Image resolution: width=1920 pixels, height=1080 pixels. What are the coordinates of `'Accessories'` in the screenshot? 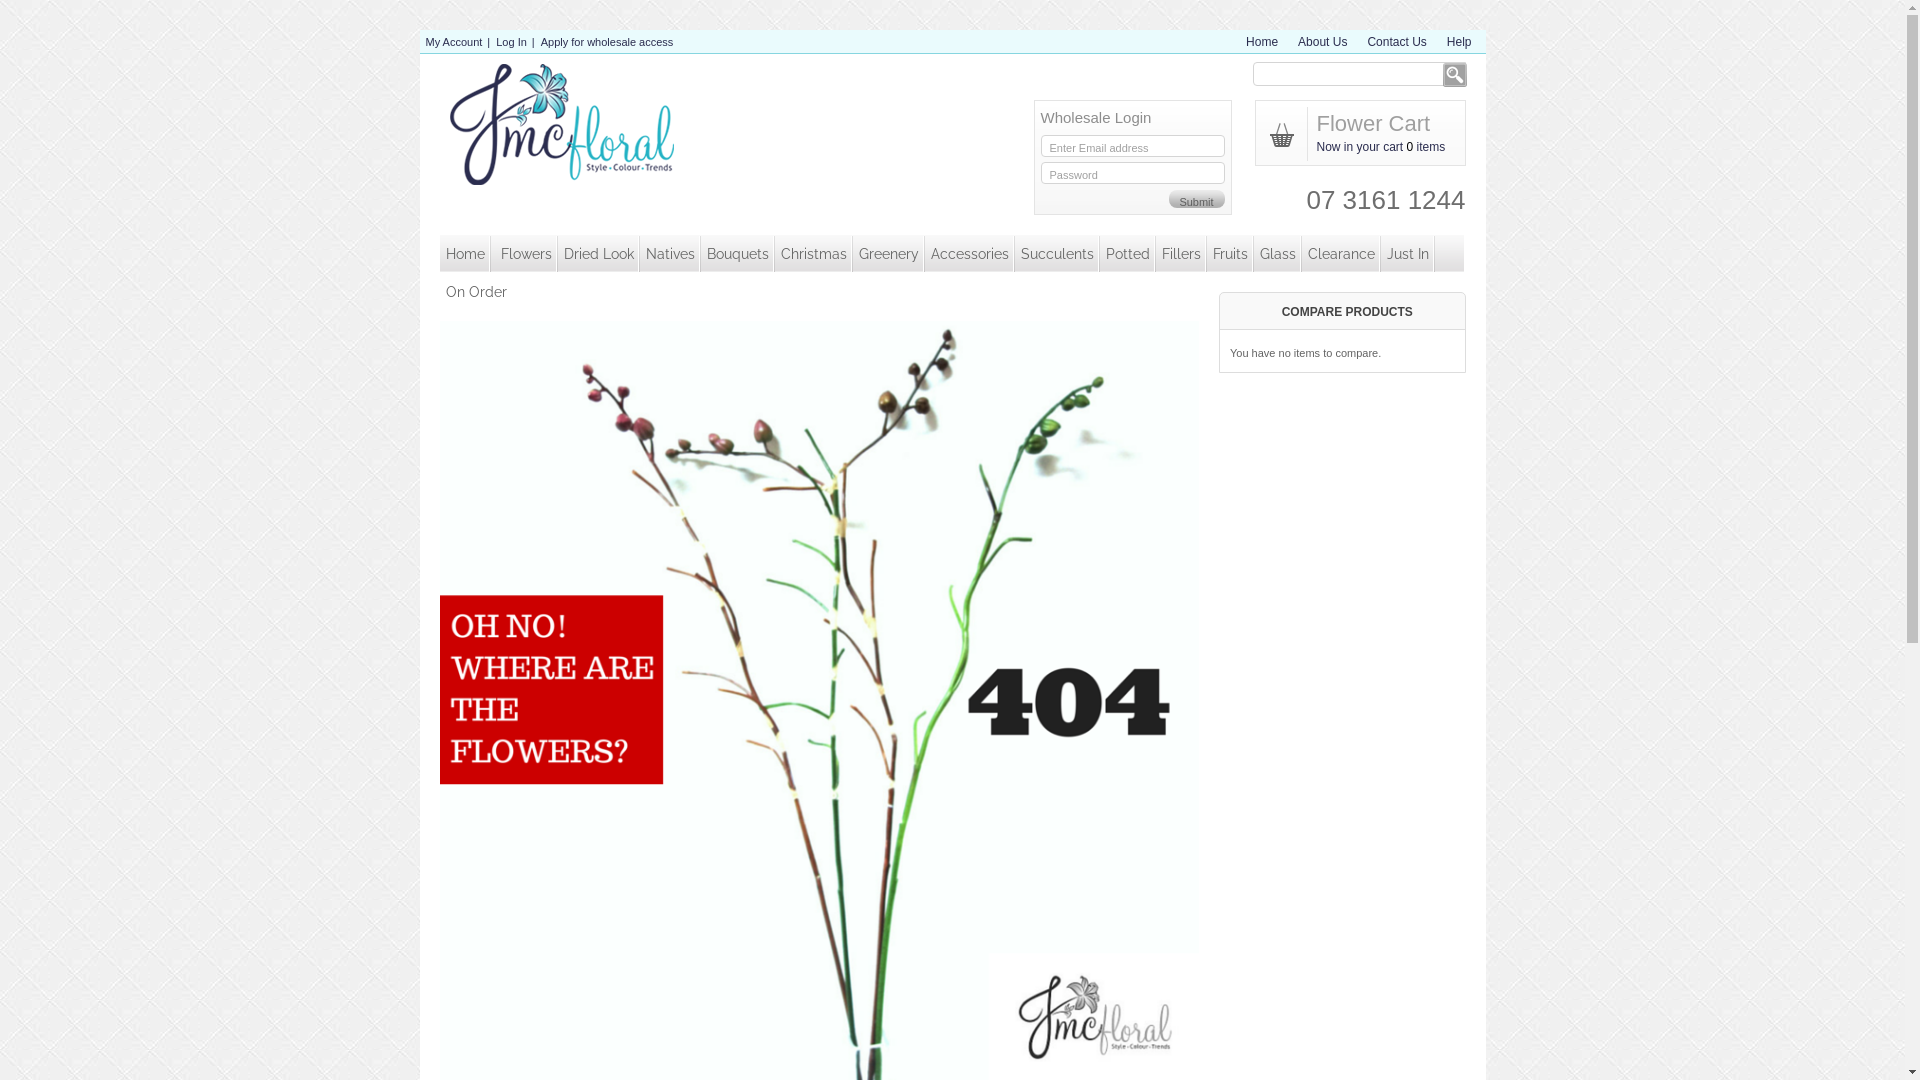 It's located at (969, 253).